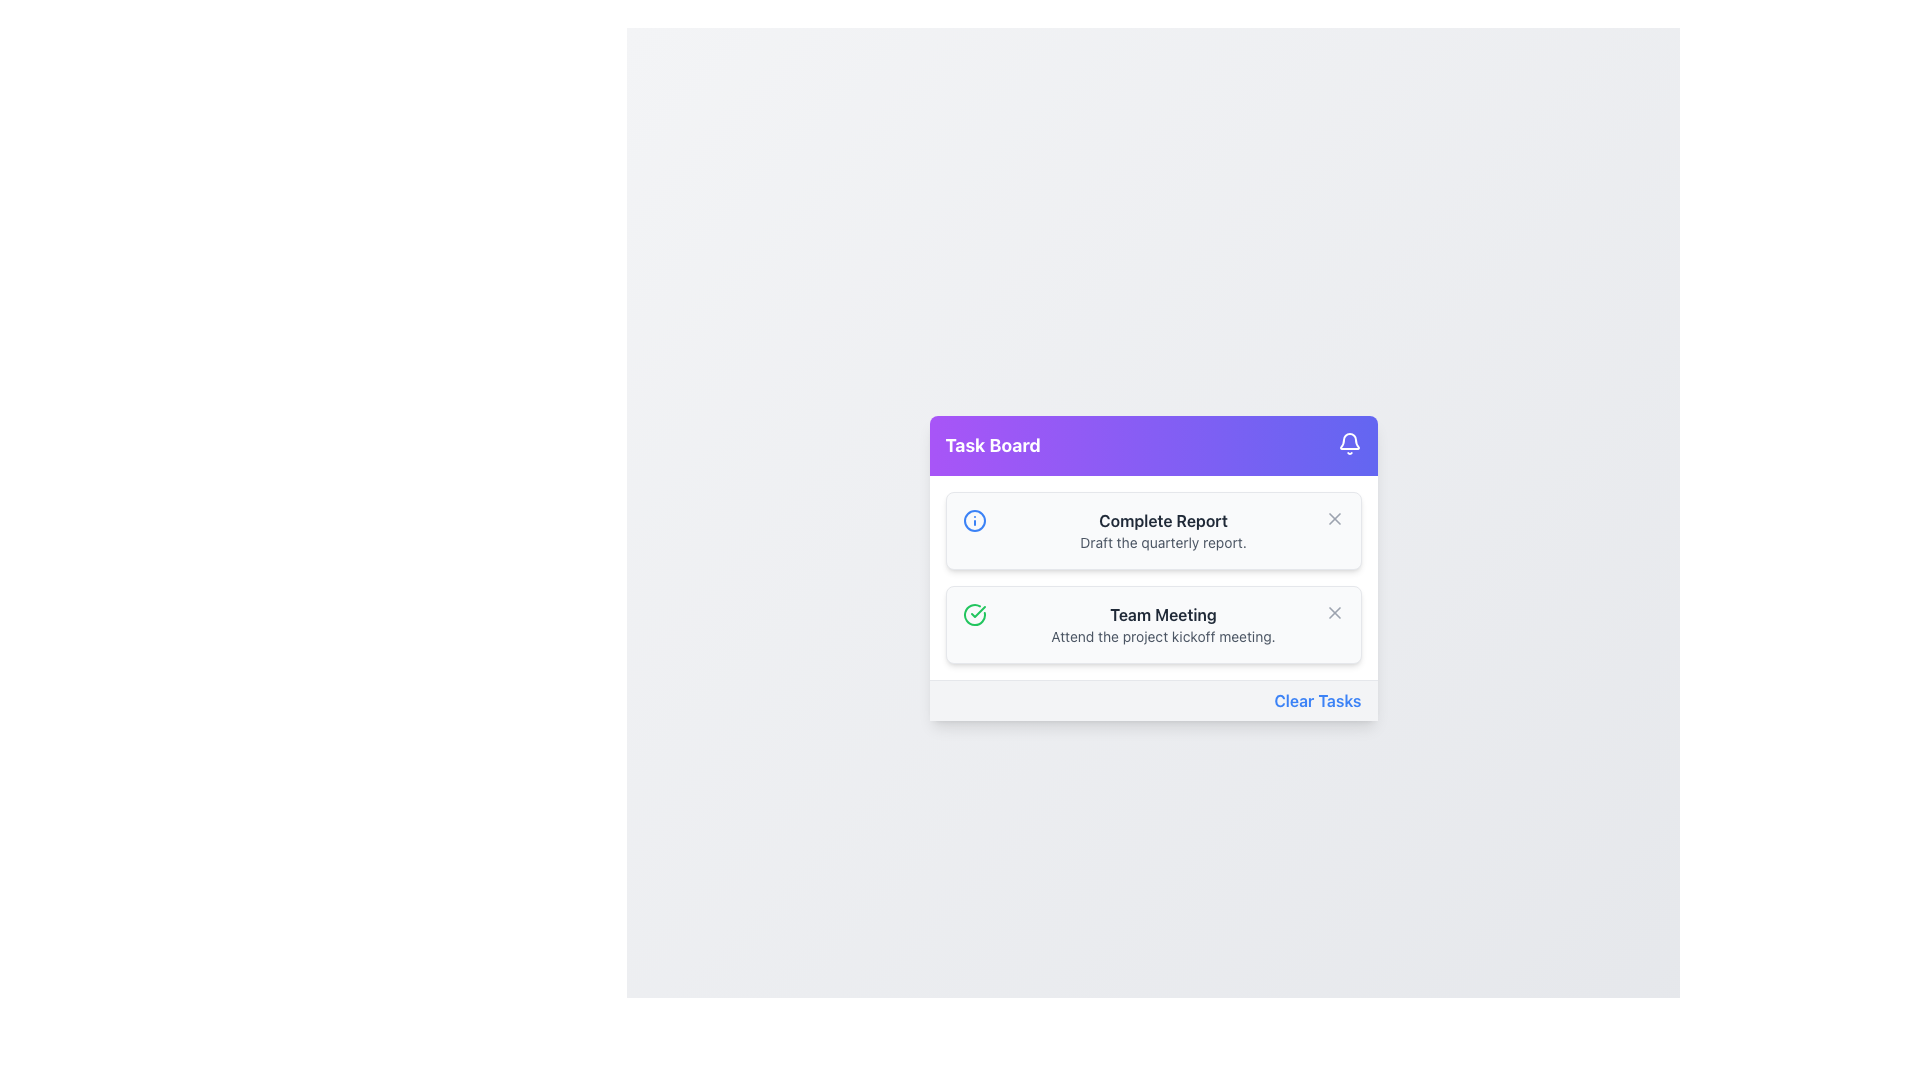 This screenshot has height=1080, width=1920. What do you see at coordinates (1163, 529) in the screenshot?
I see `the Text display block that summarizes a task in the task management system, positioned above the 'Team Meeting' item and adjacent to an icon and a close button` at bounding box center [1163, 529].